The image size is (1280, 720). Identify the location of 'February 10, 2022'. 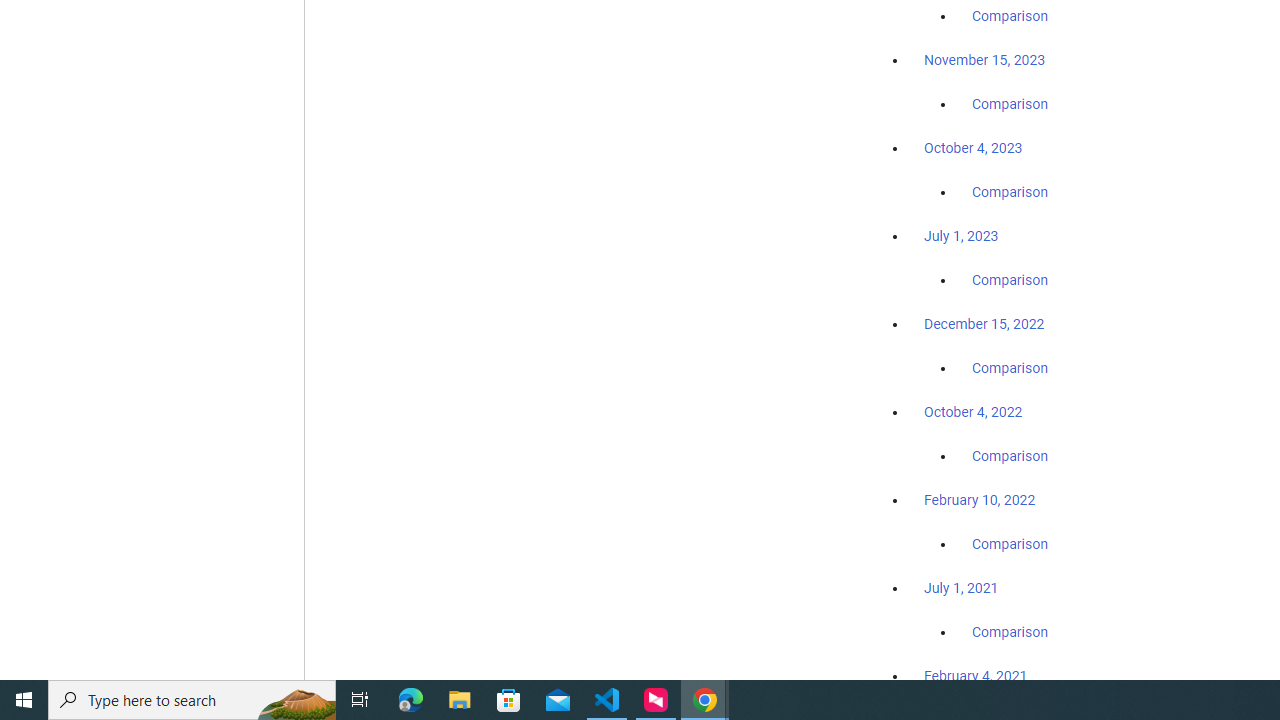
(979, 499).